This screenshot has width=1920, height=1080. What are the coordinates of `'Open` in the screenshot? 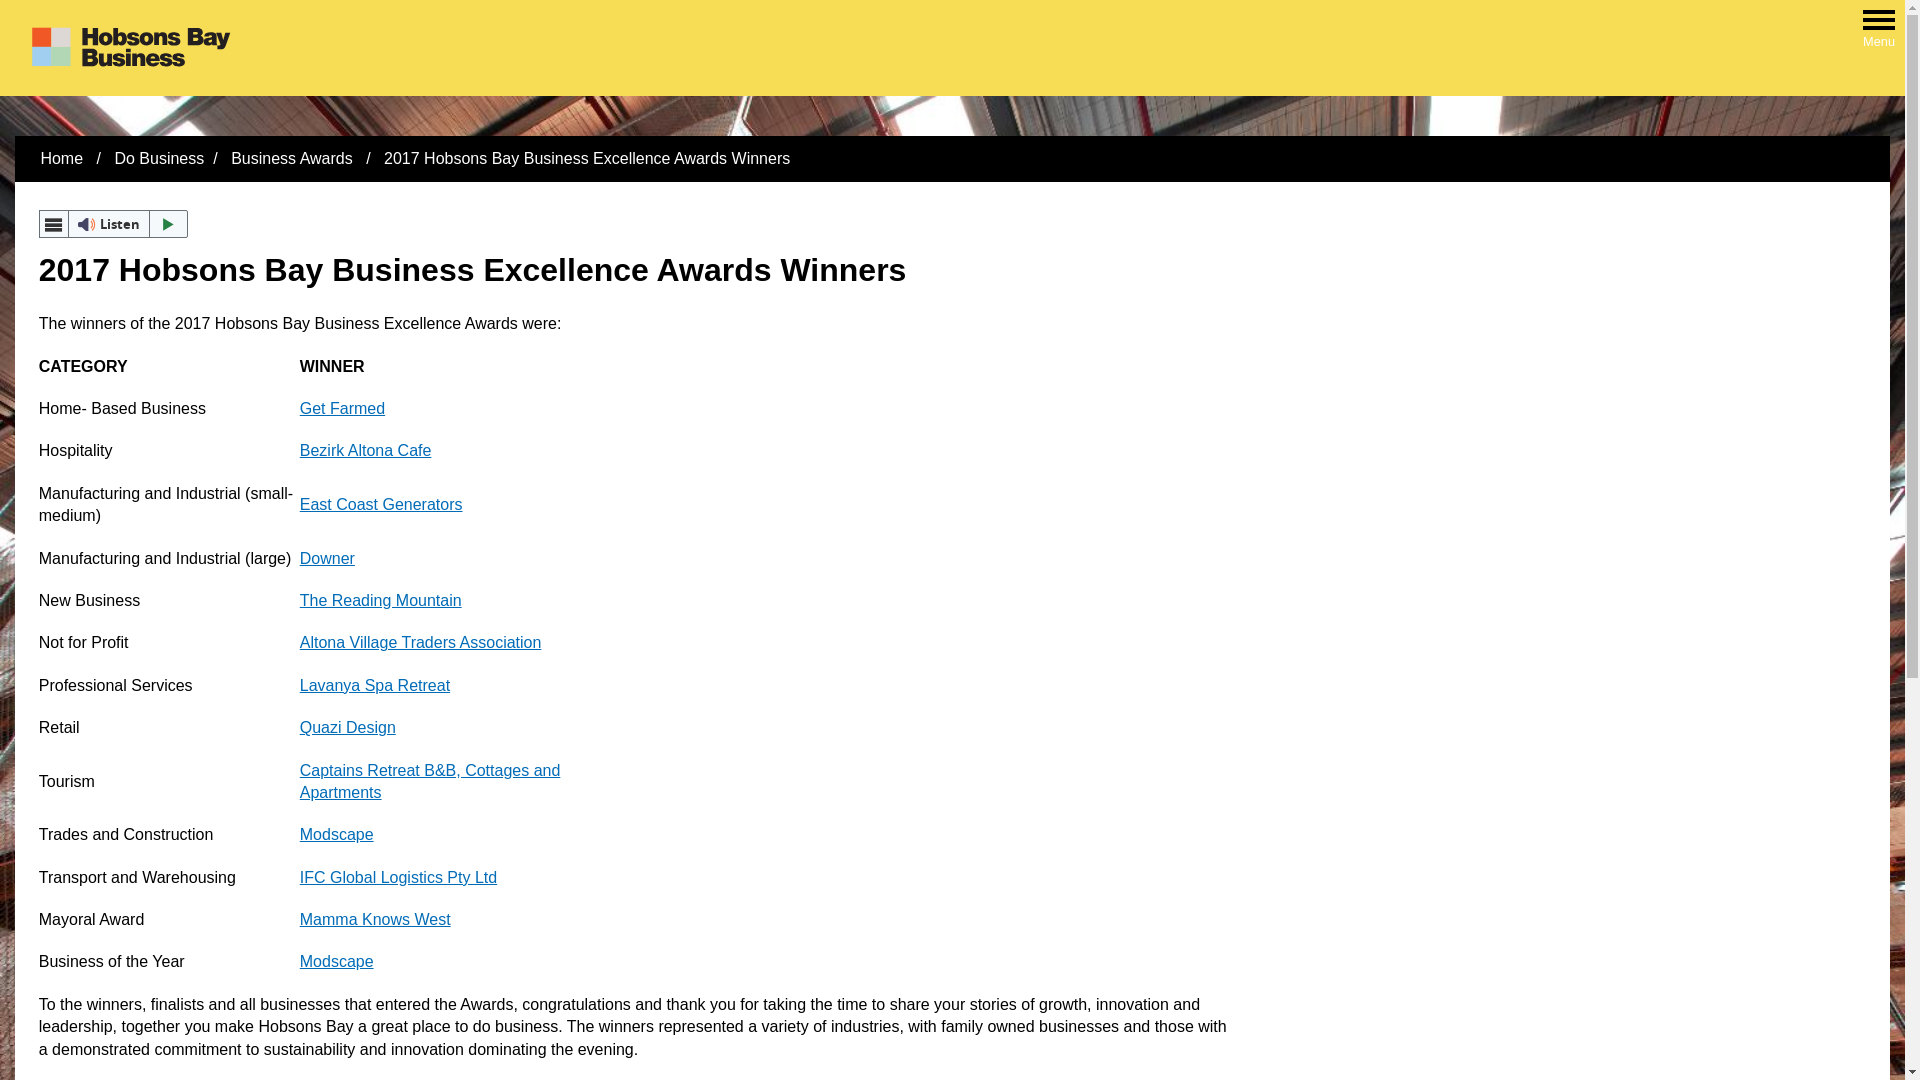 It's located at (1877, 23).